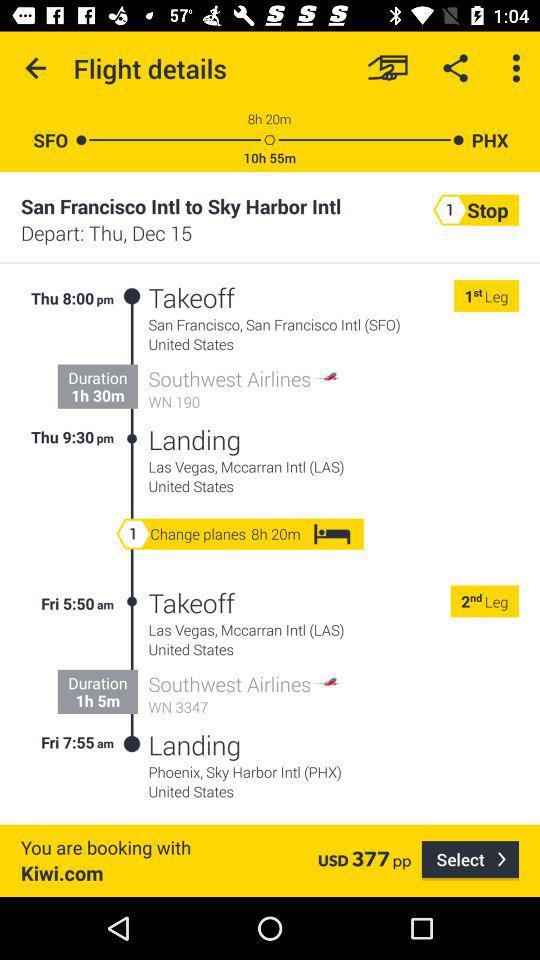 The height and width of the screenshot is (960, 540). Describe the element at coordinates (476, 295) in the screenshot. I see `the icon next to 1 icon` at that location.